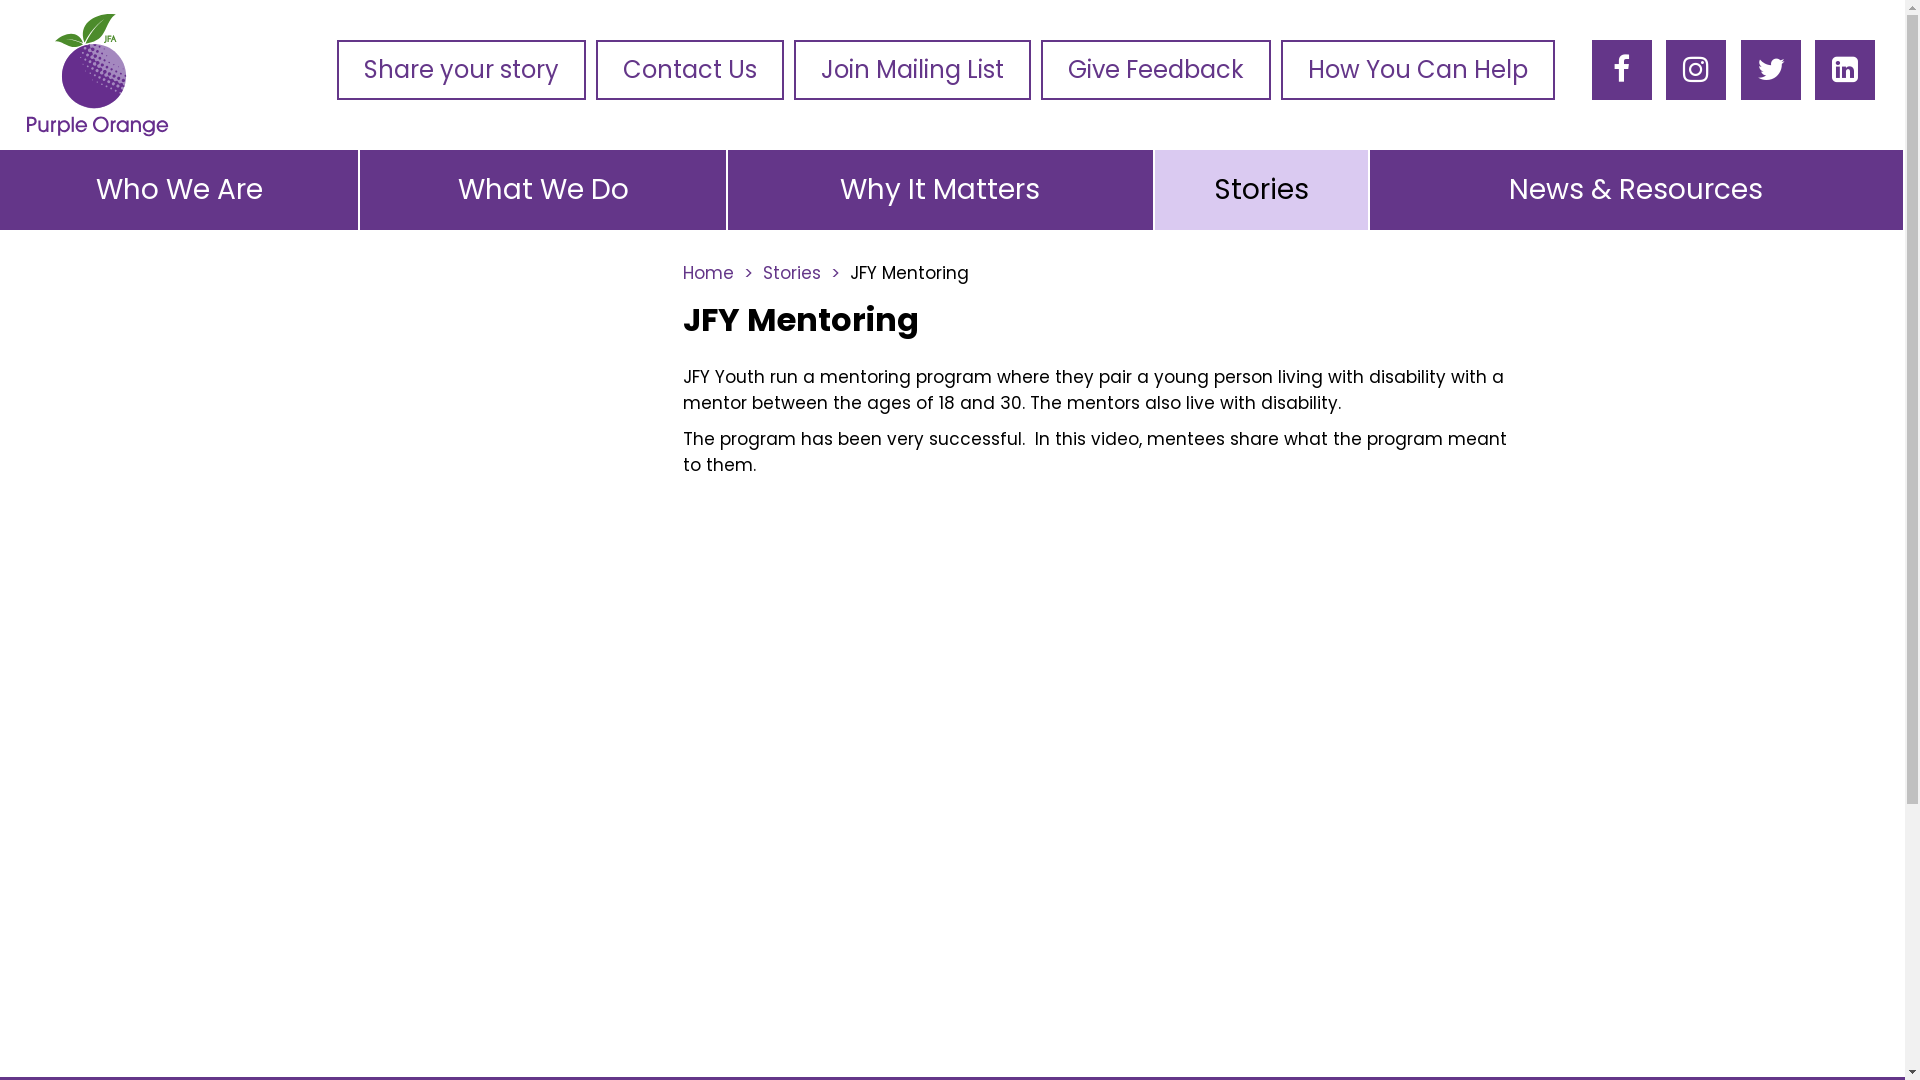 This screenshot has height=1080, width=1920. What do you see at coordinates (1621, 68) in the screenshot?
I see `'Facebook'` at bounding box center [1621, 68].